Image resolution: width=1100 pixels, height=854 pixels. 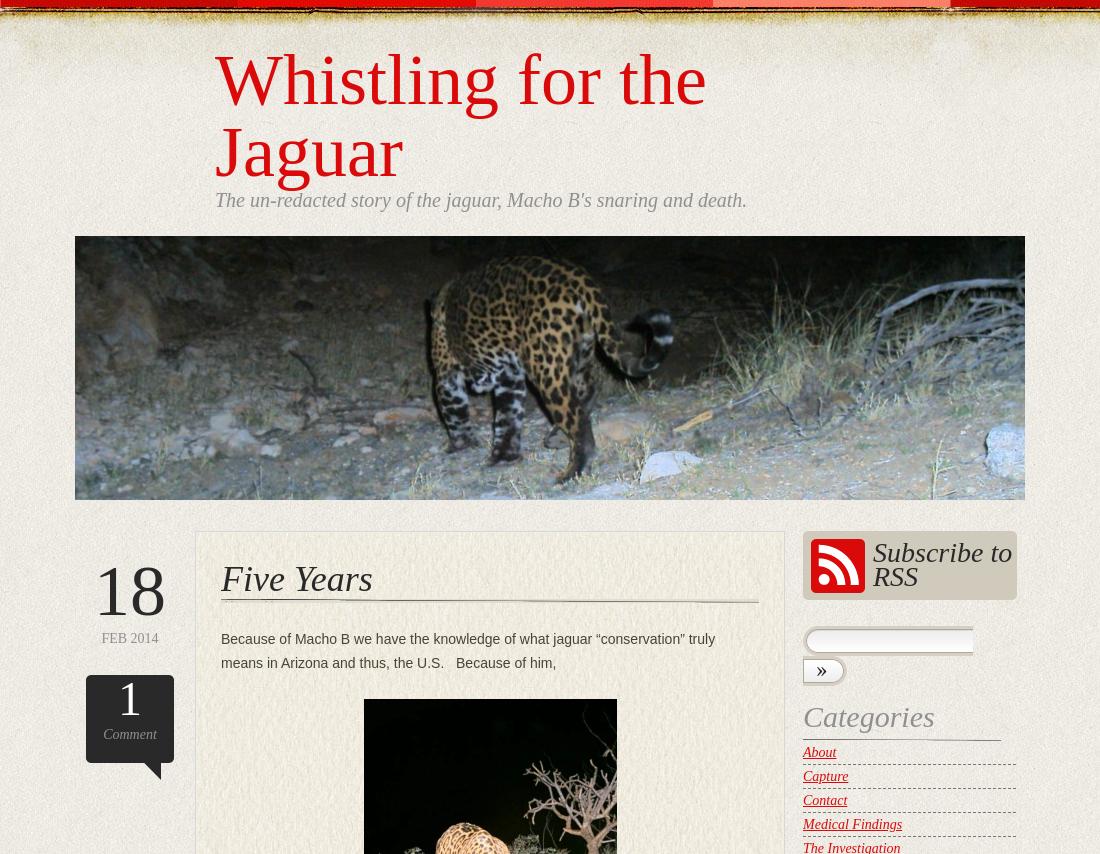 I want to click on 'The un-redacted story of  the jaguar, Macho B's snaring and death.', so click(x=215, y=199).